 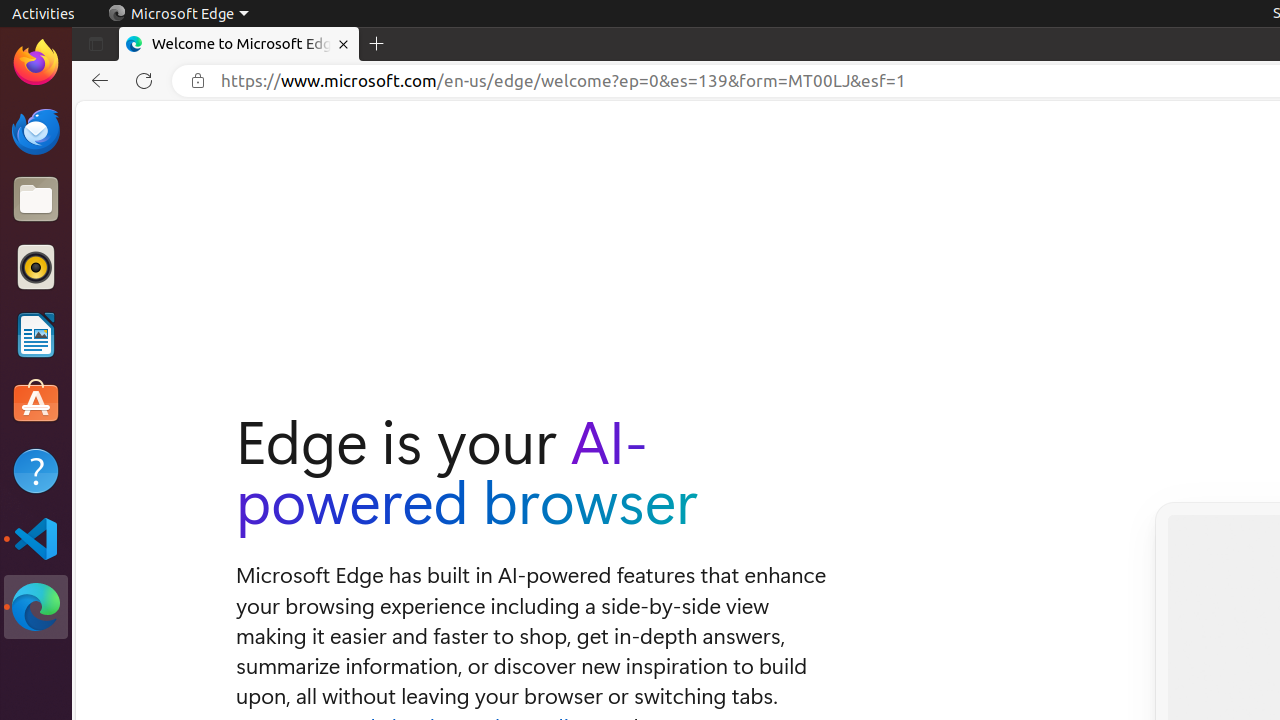 What do you see at coordinates (35, 199) in the screenshot?
I see `'Files'` at bounding box center [35, 199].